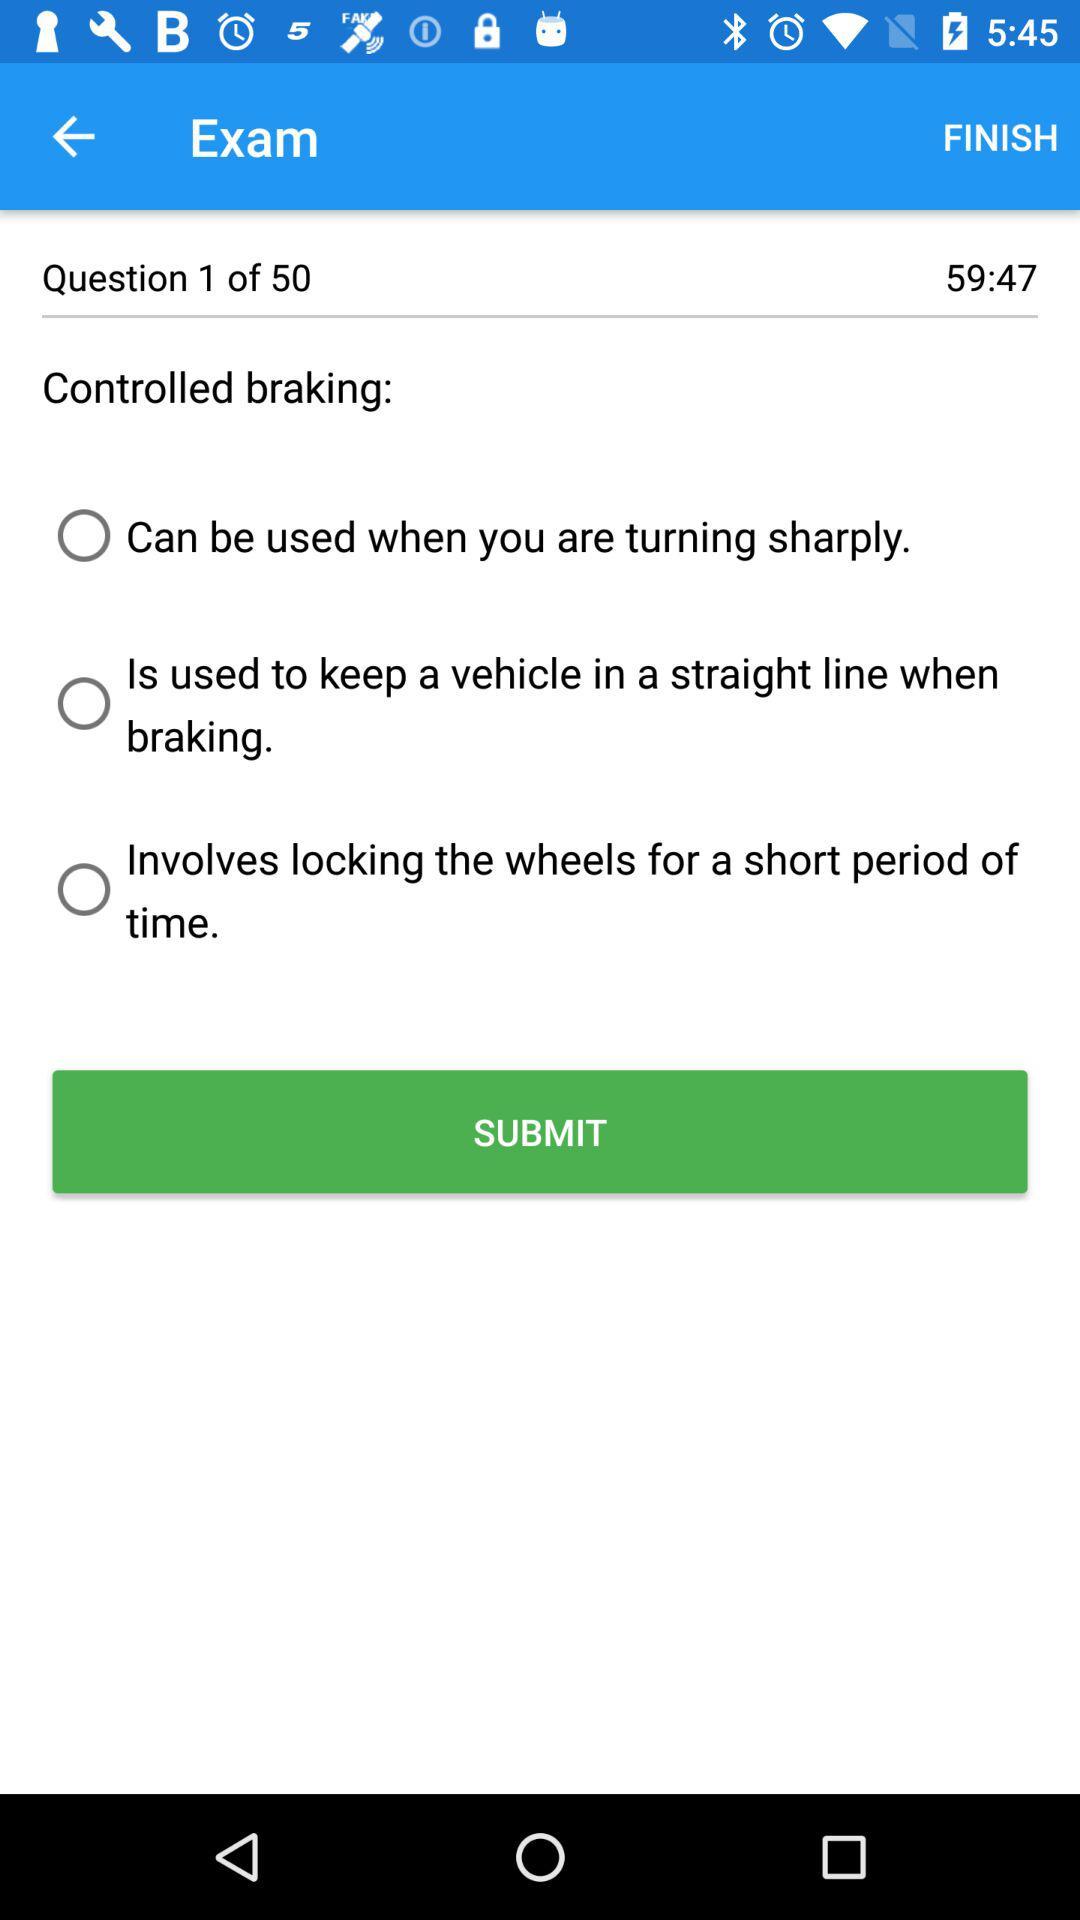 This screenshot has height=1920, width=1080. I want to click on item below the can be used, so click(540, 703).